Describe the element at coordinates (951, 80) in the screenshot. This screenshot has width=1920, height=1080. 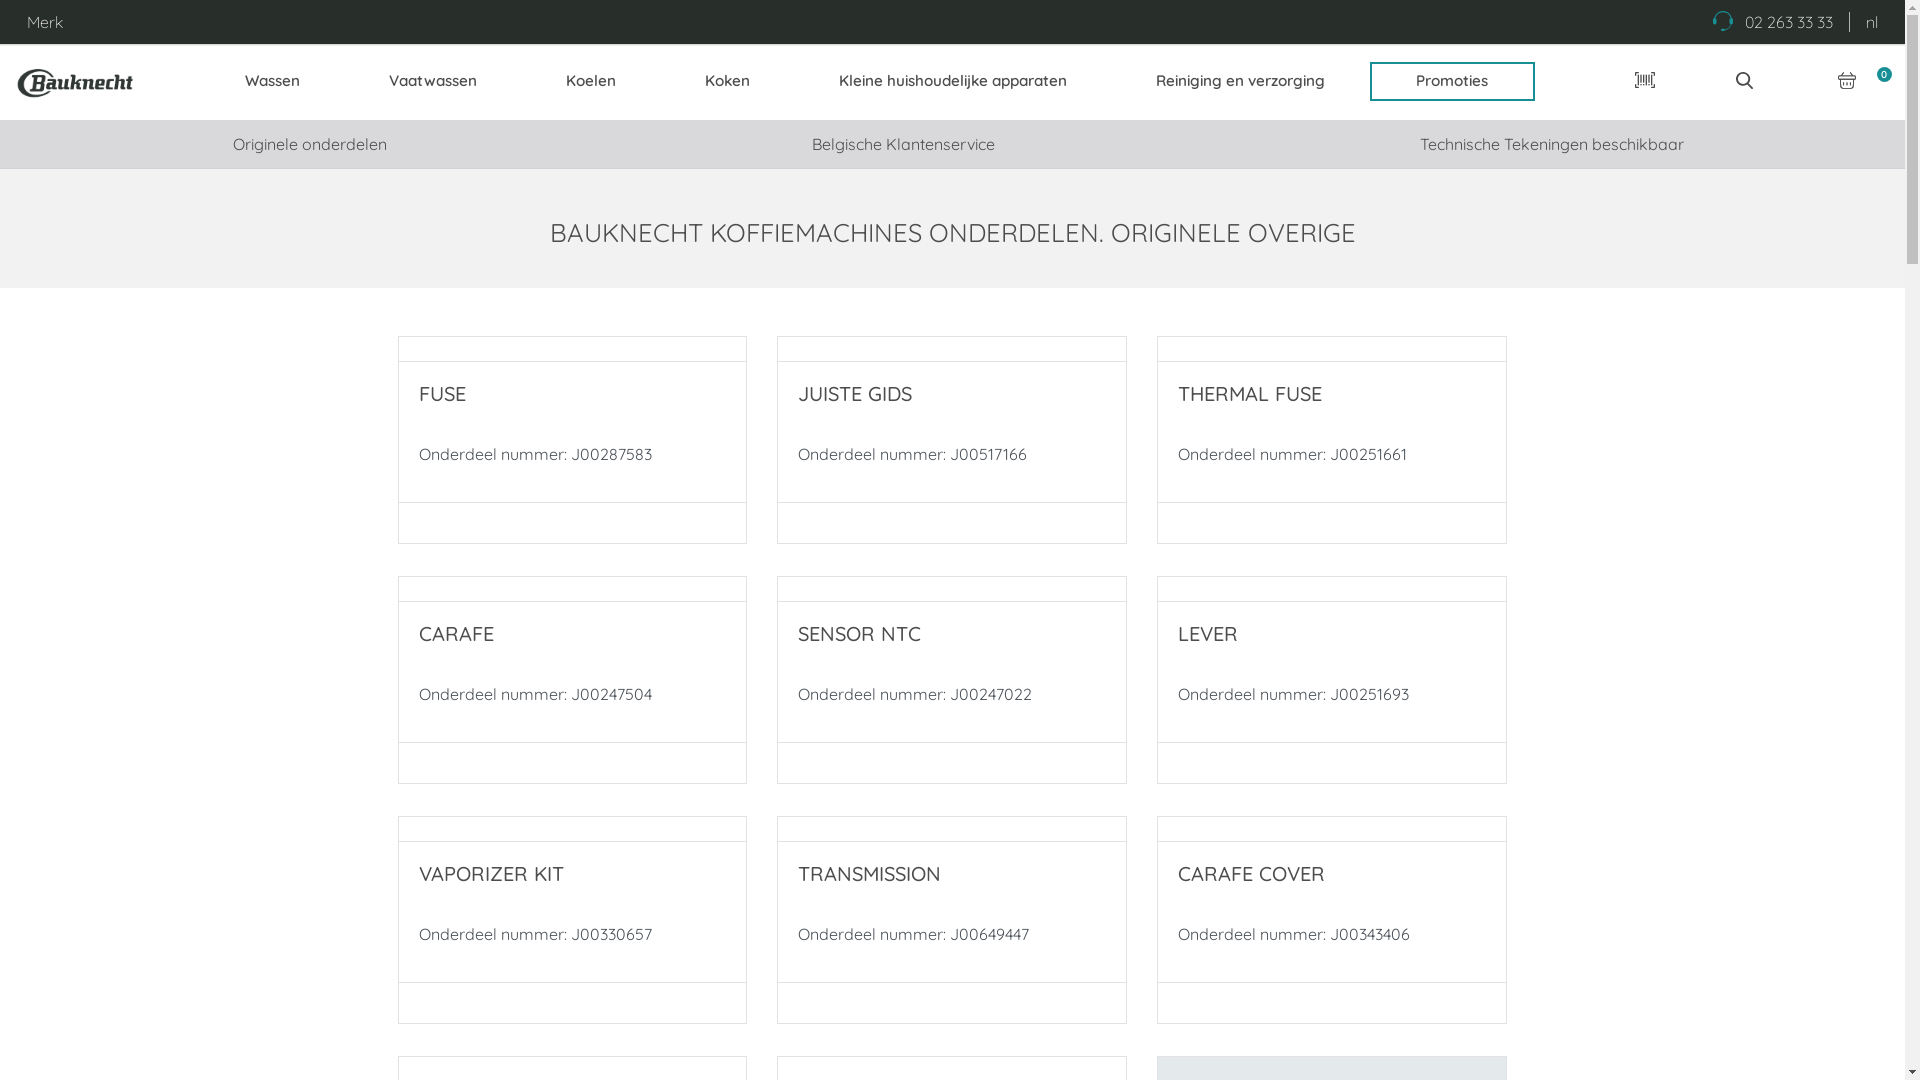
I see `'Kleine huishoudelijke apparaten'` at that location.